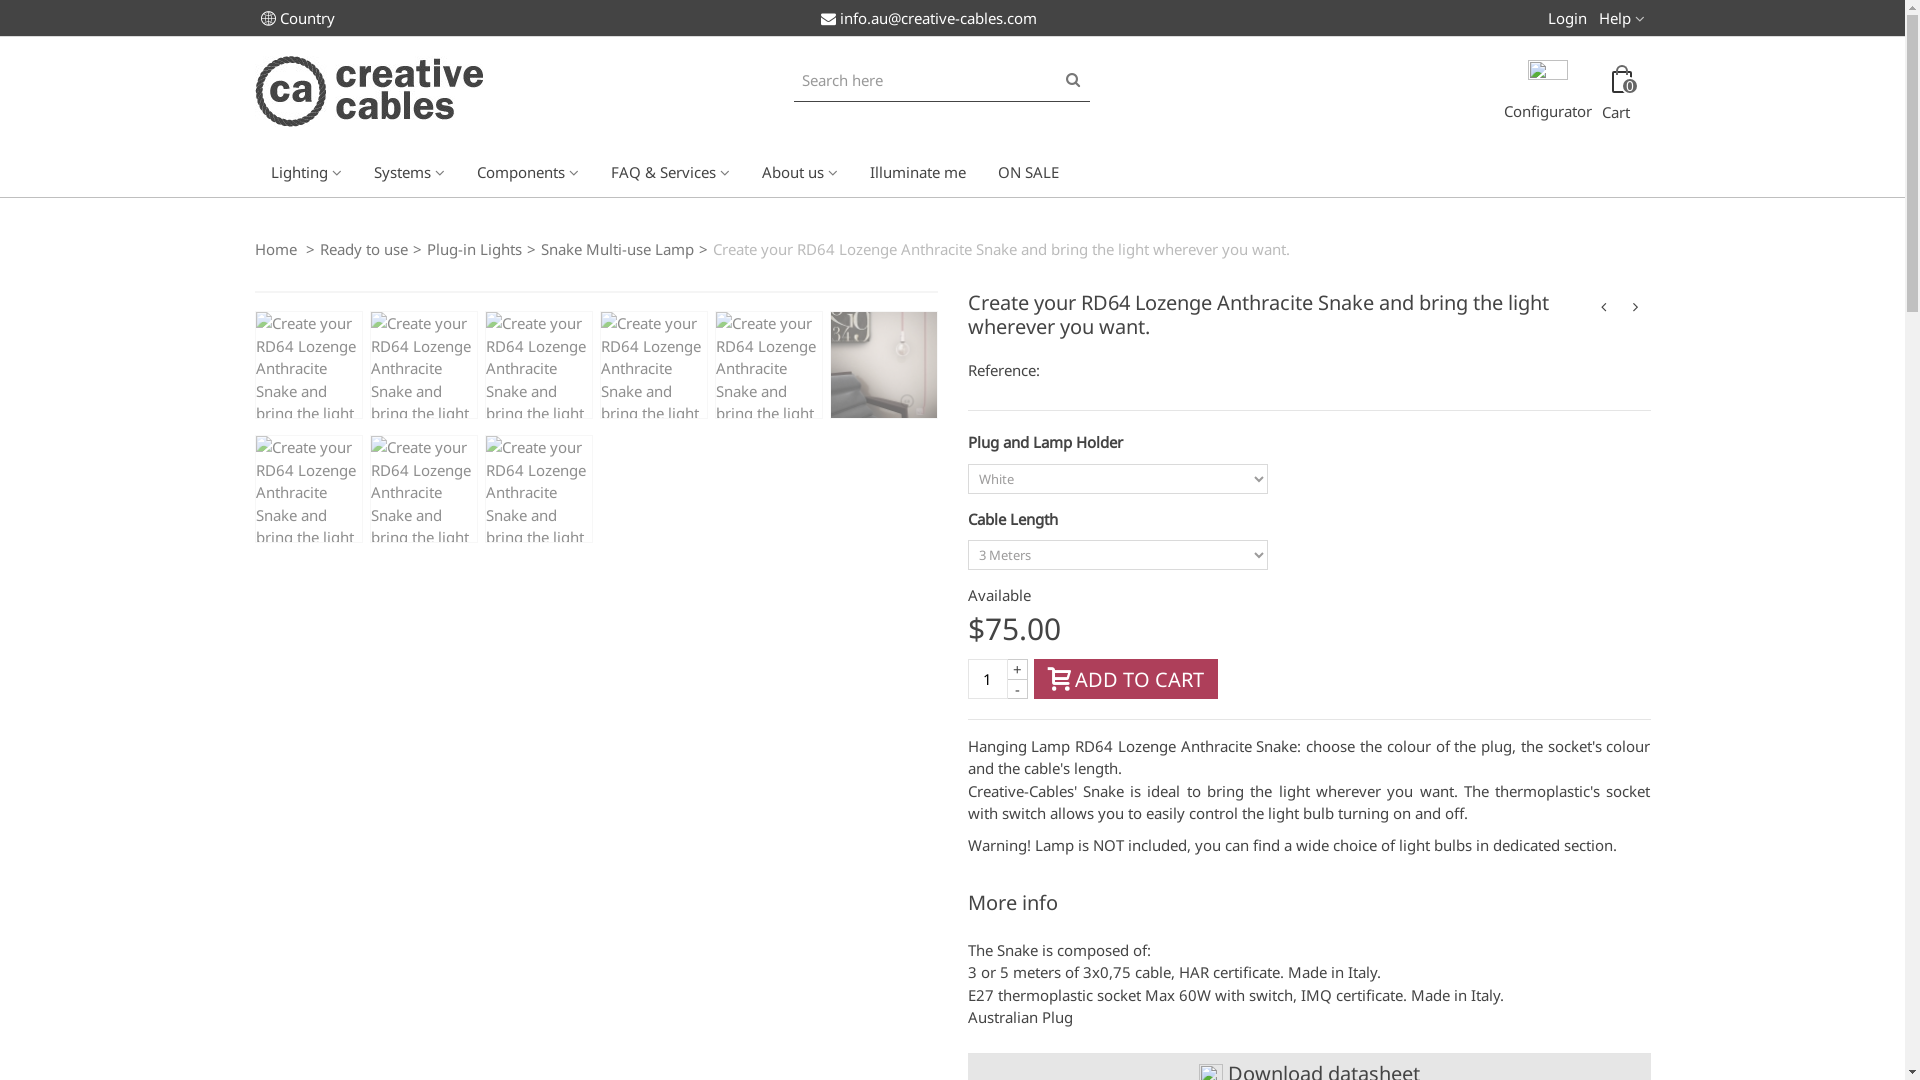 This screenshot has height=1080, width=1920. What do you see at coordinates (364, 246) in the screenshot?
I see `'Ready to use'` at bounding box center [364, 246].